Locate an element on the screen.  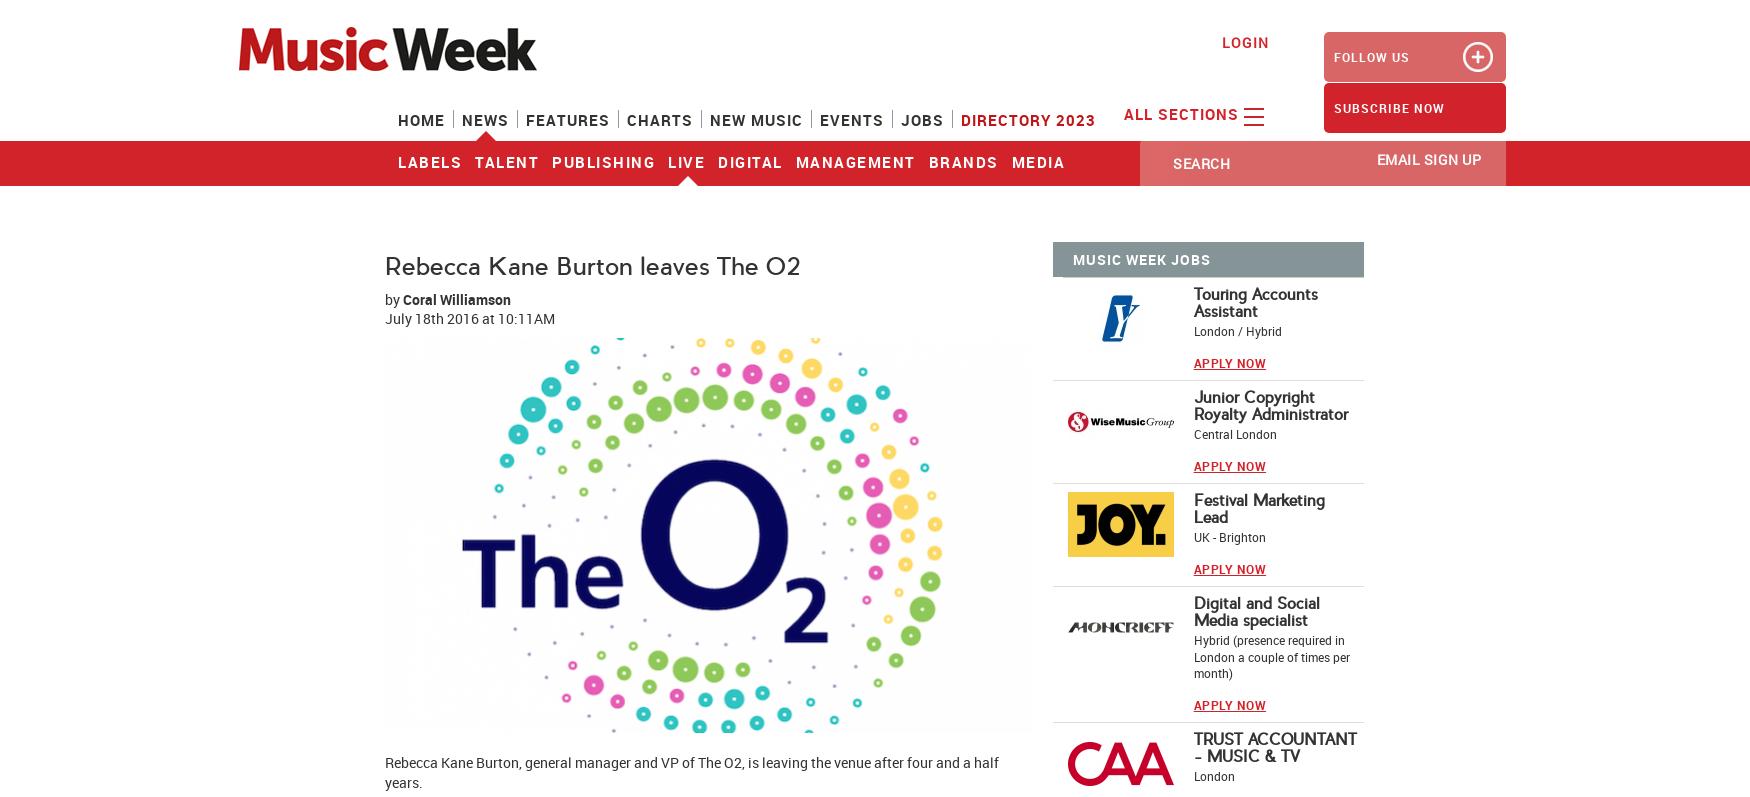
'Live' is located at coordinates (666, 162).